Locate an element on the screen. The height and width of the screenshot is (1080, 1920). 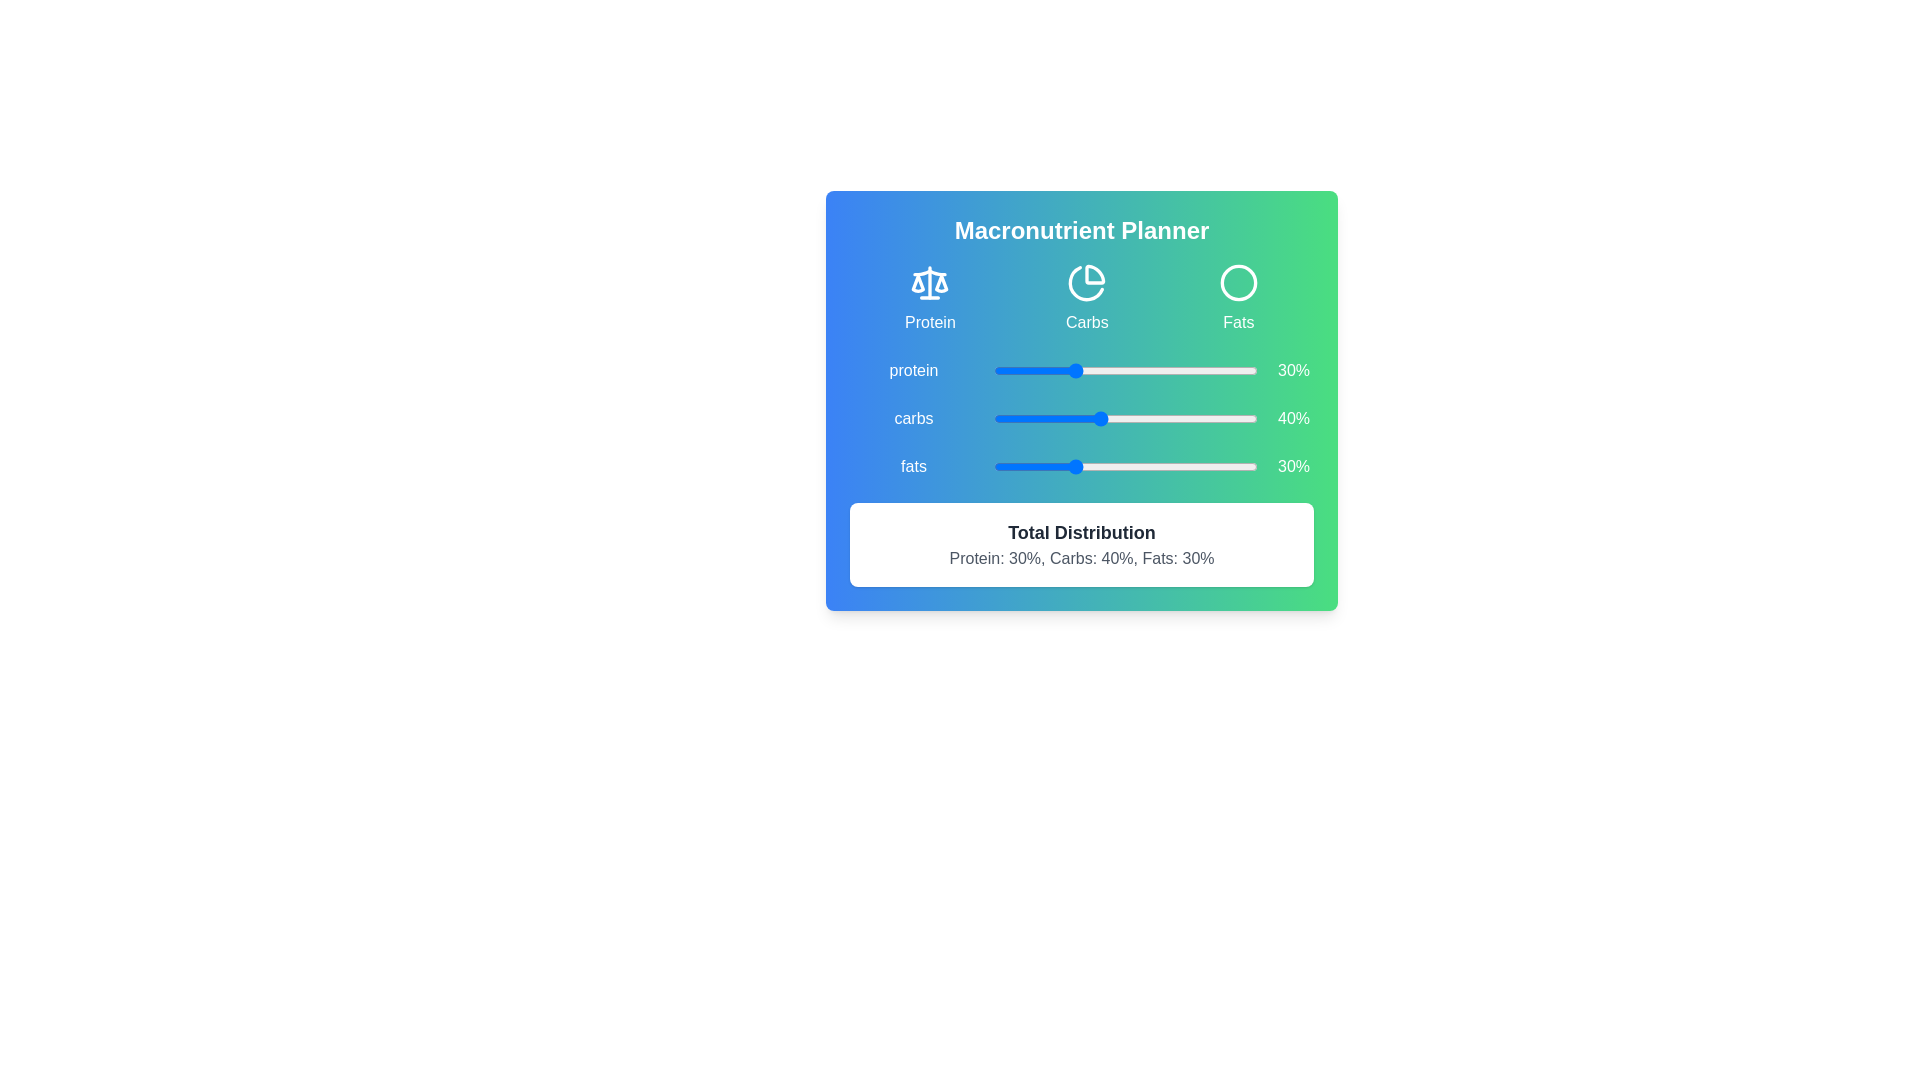
the Static text header which serves as the title or heading for the interface is located at coordinates (1080, 230).